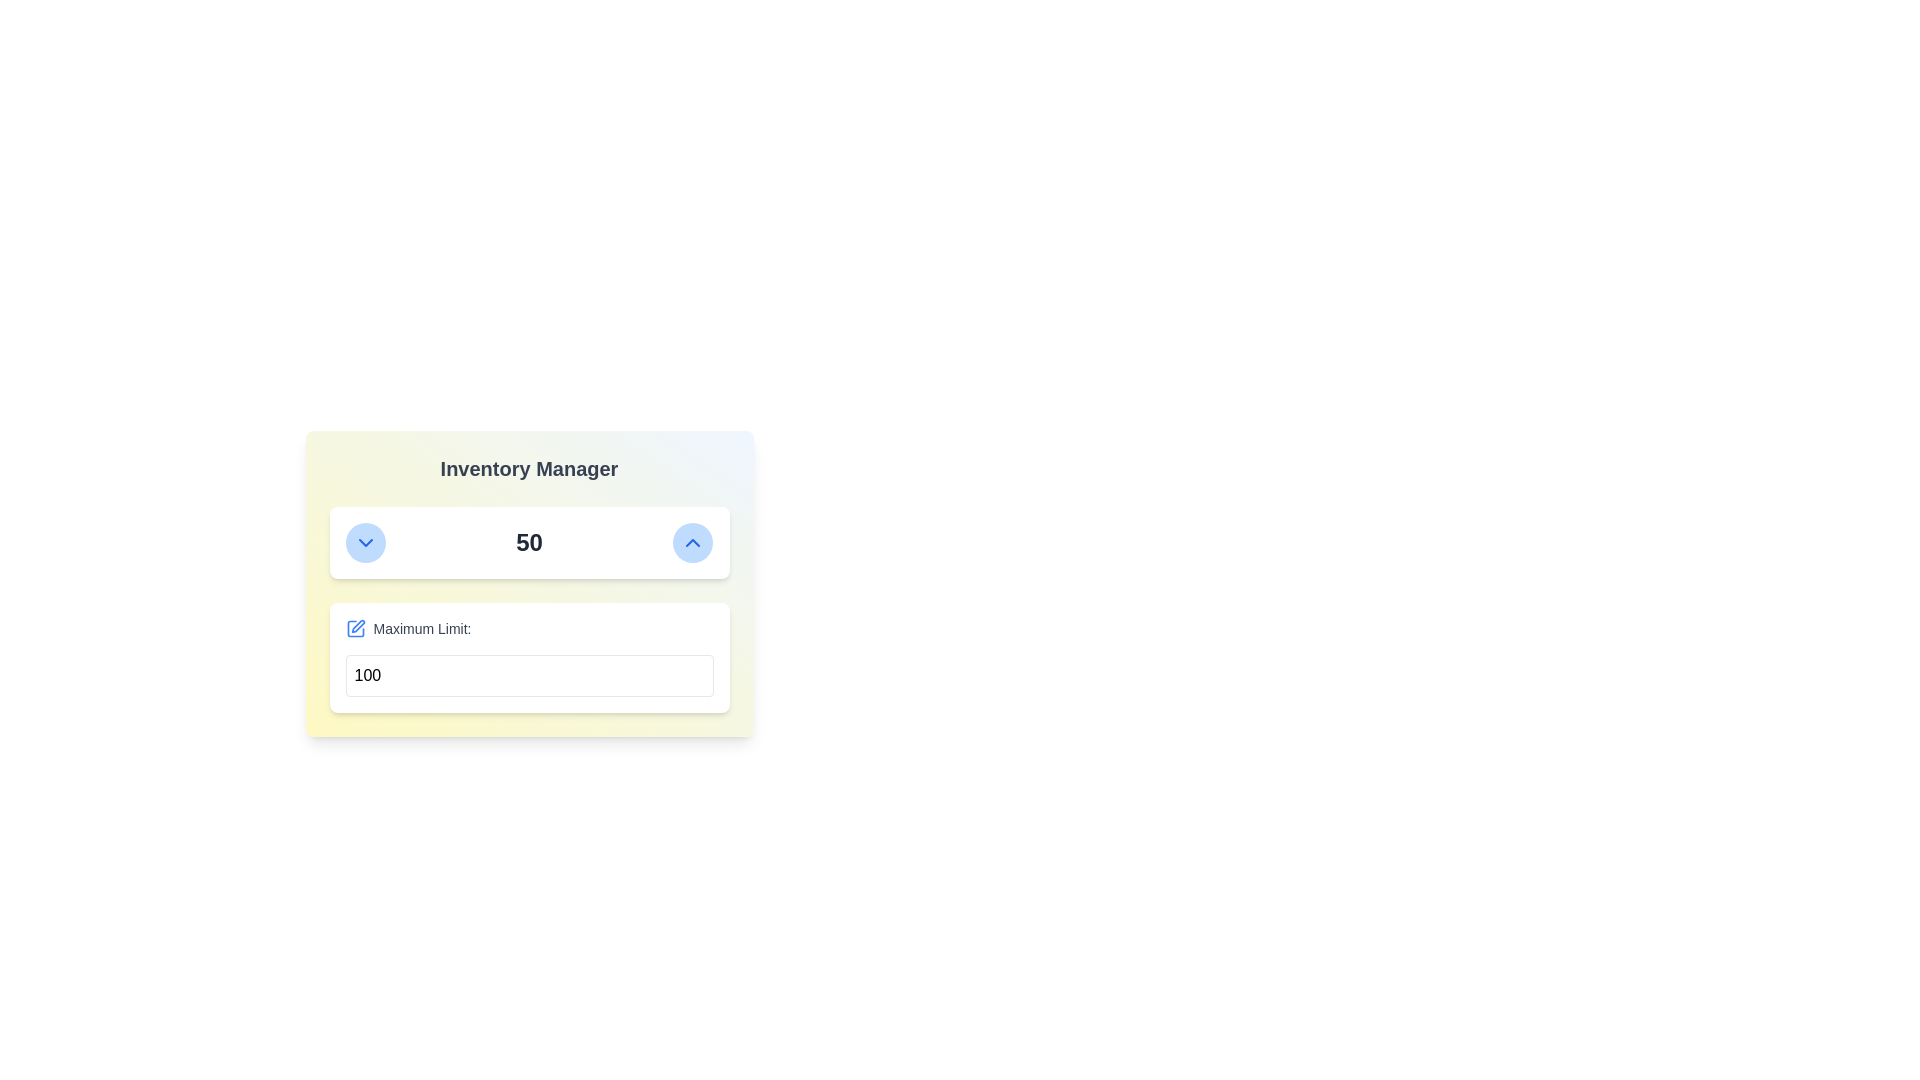  Describe the element at coordinates (693, 543) in the screenshot. I see `the increment button located in the top-right corner of the component that adjusts the numeric value displayed as '50'` at that location.